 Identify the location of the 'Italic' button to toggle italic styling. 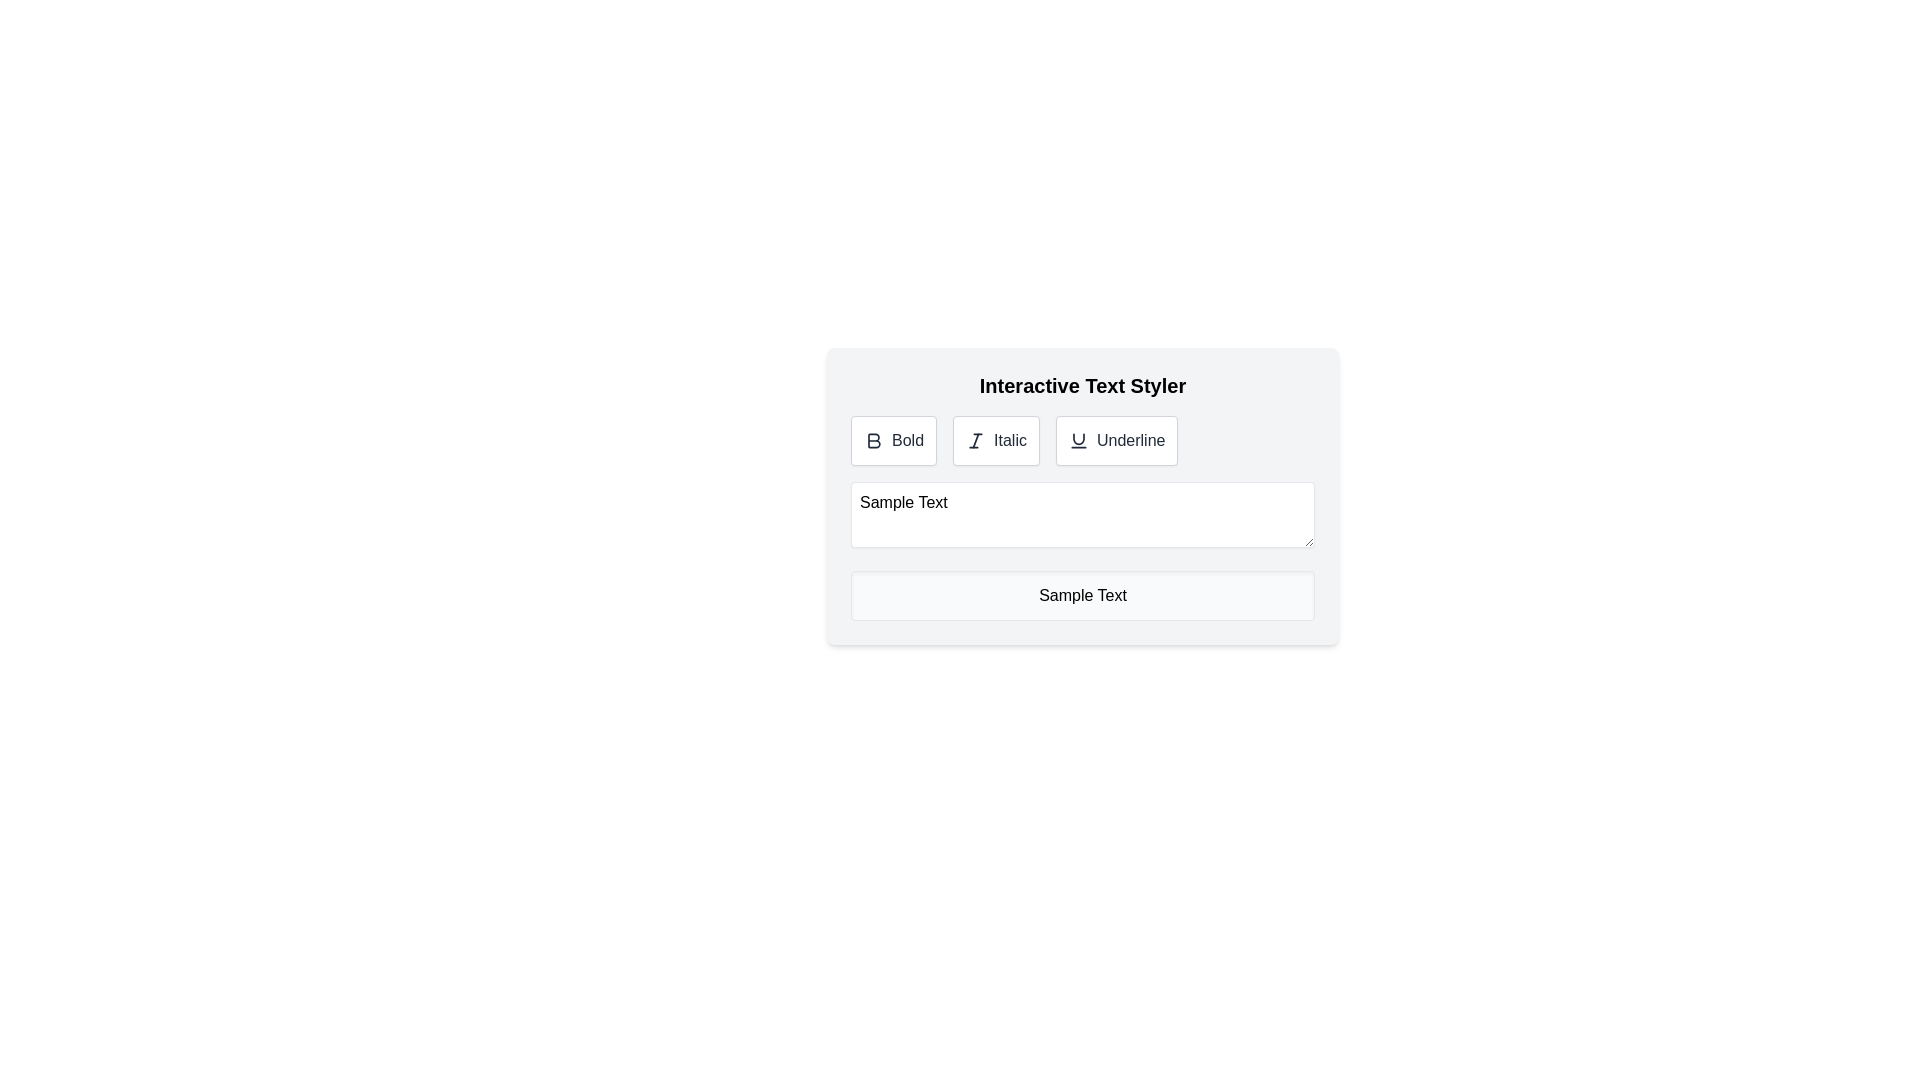
(996, 439).